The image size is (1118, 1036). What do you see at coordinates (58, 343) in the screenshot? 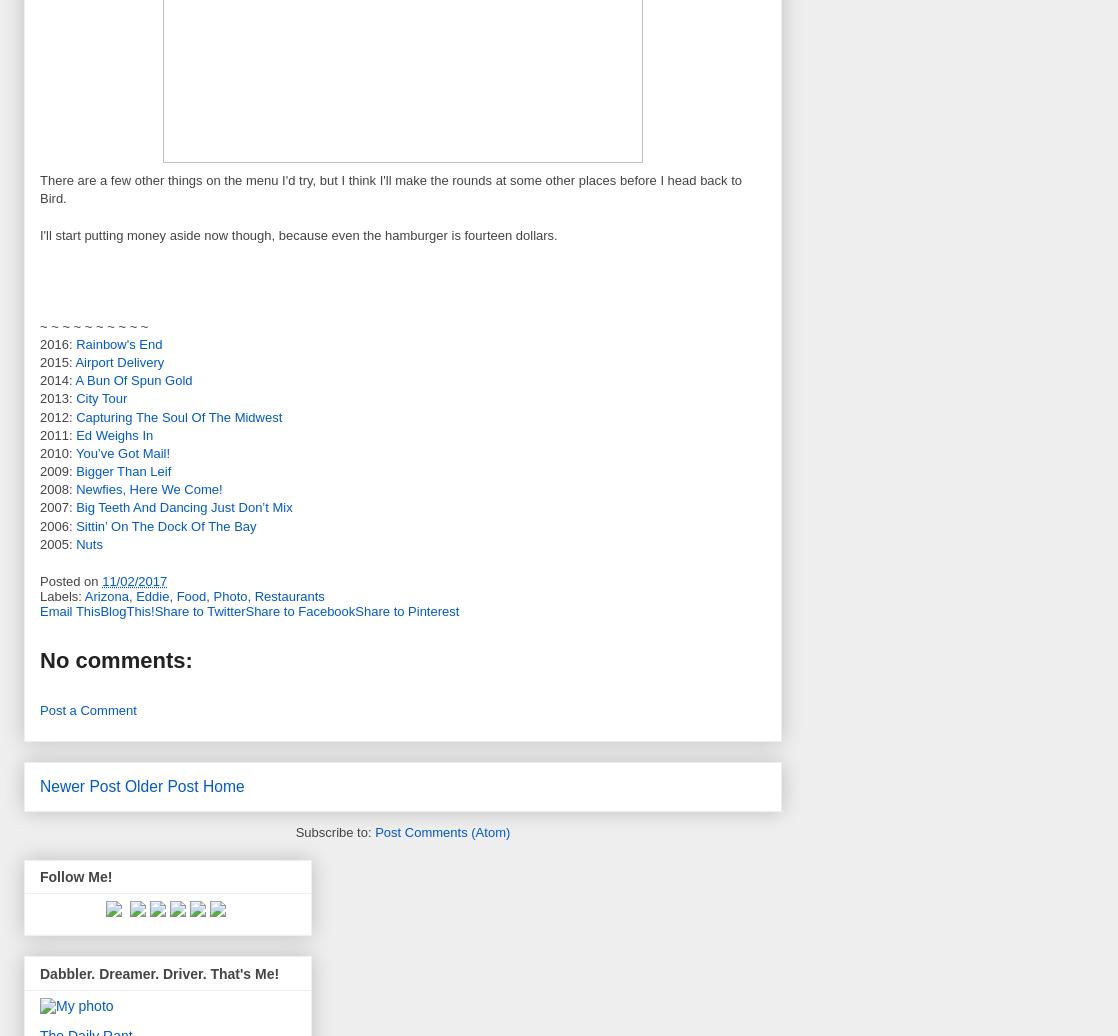
I see `'2016:'` at bounding box center [58, 343].